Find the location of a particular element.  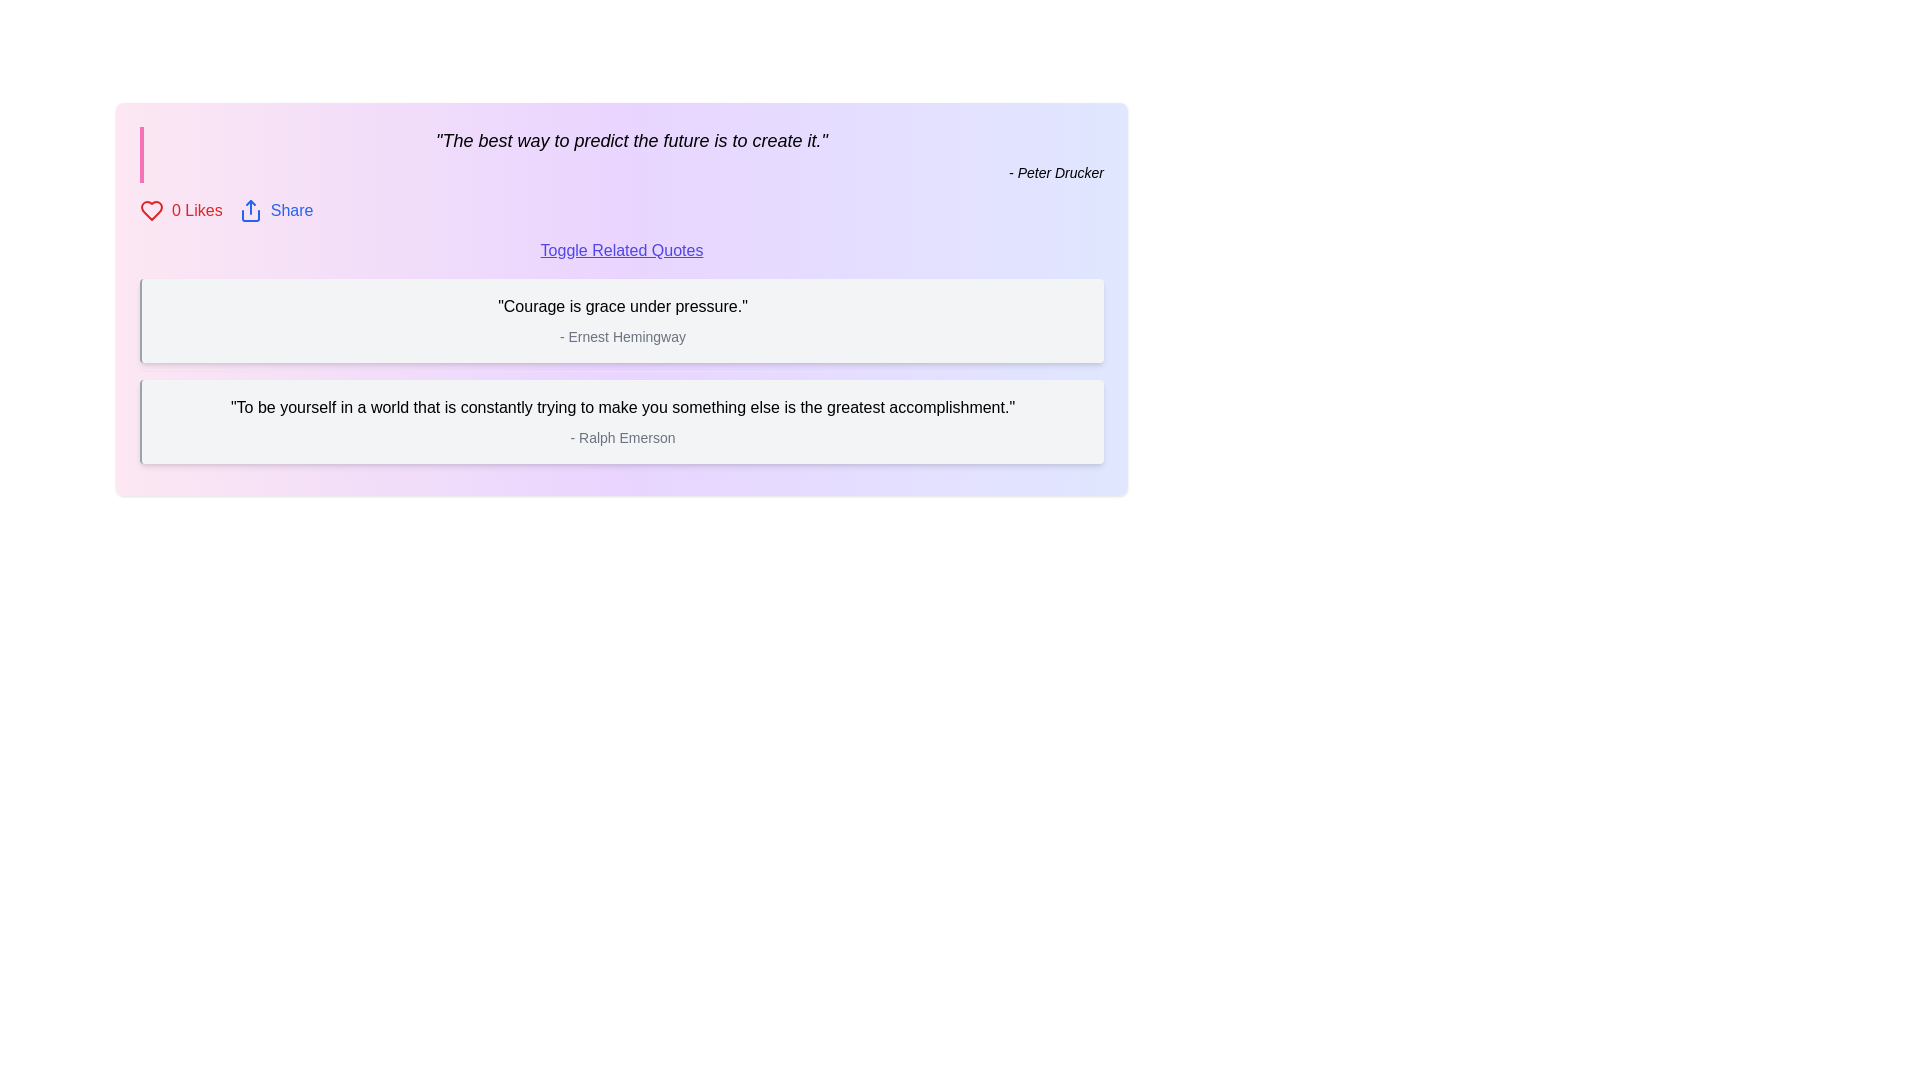

the interactive button group displaying '0 Likes' and 'Share' icons is located at coordinates (621, 211).